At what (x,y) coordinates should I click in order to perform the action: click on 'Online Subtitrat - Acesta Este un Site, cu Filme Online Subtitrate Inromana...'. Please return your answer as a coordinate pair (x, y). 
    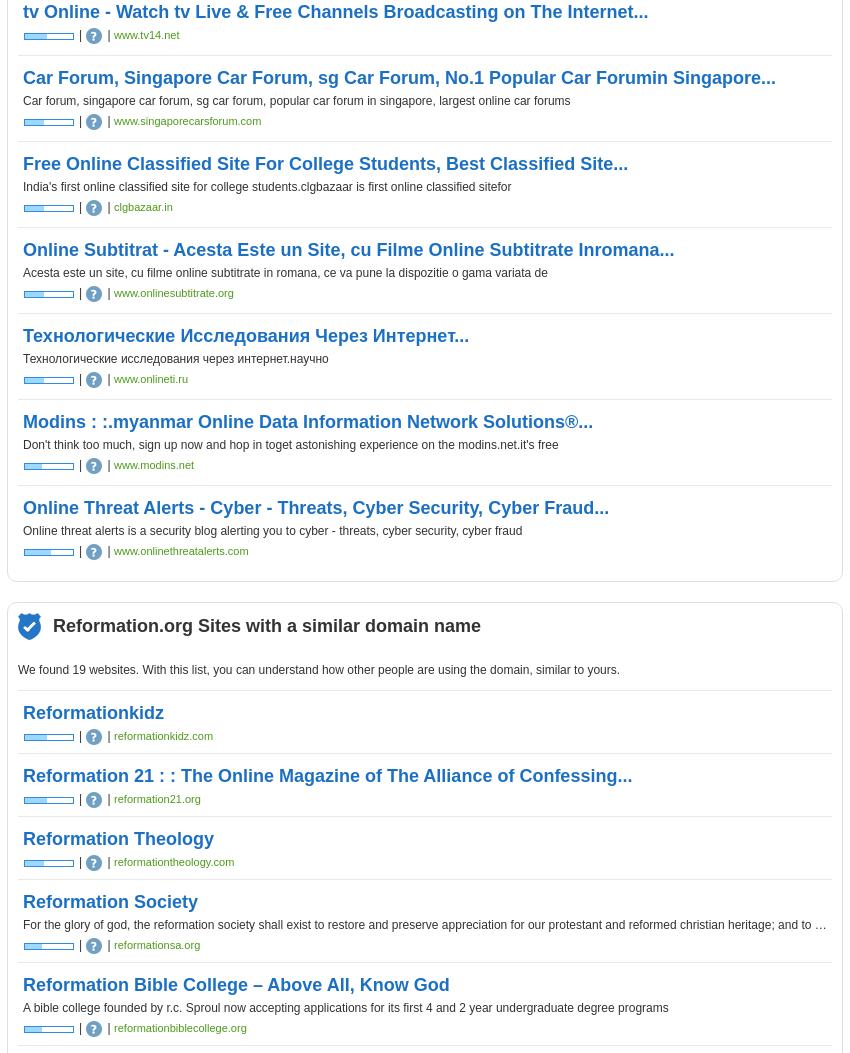
    Looking at the image, I should click on (347, 248).